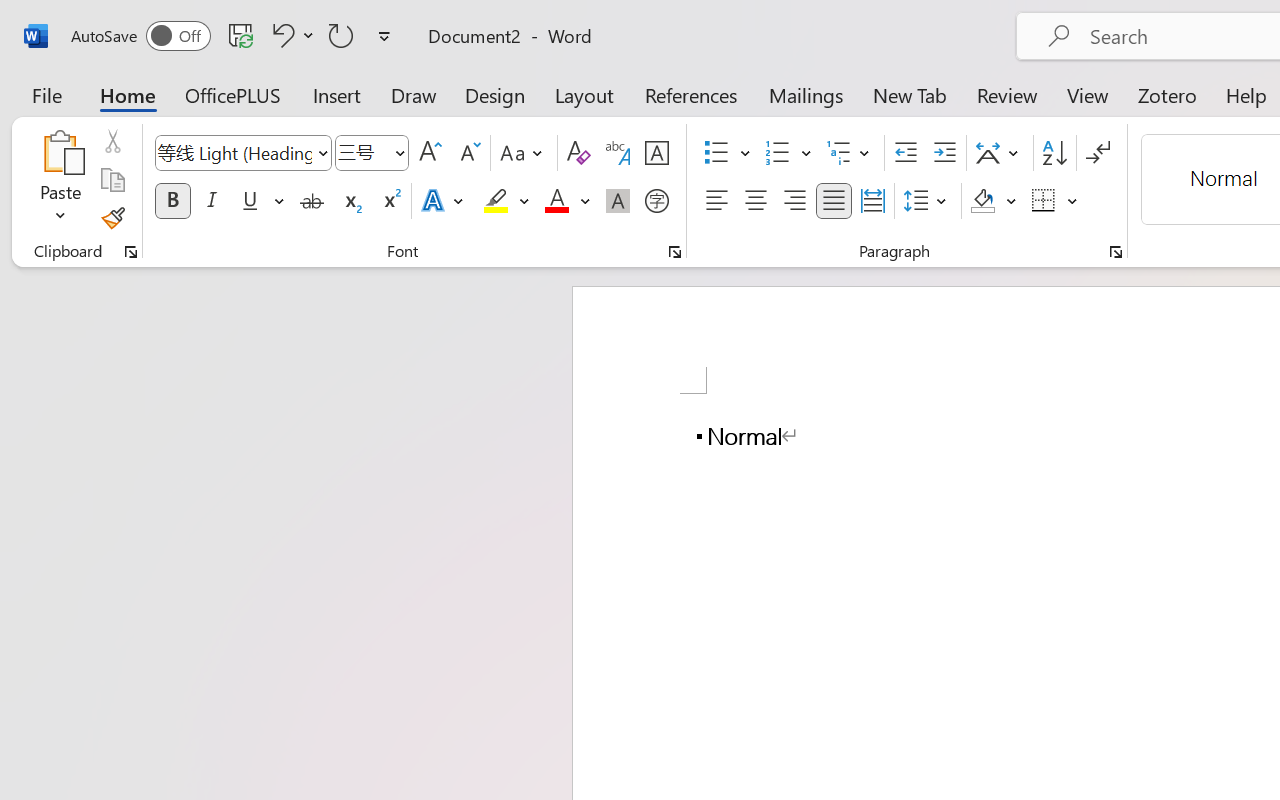 This screenshot has width=1280, height=800. Describe the element at coordinates (850, 153) in the screenshot. I see `'Multilevel List'` at that location.